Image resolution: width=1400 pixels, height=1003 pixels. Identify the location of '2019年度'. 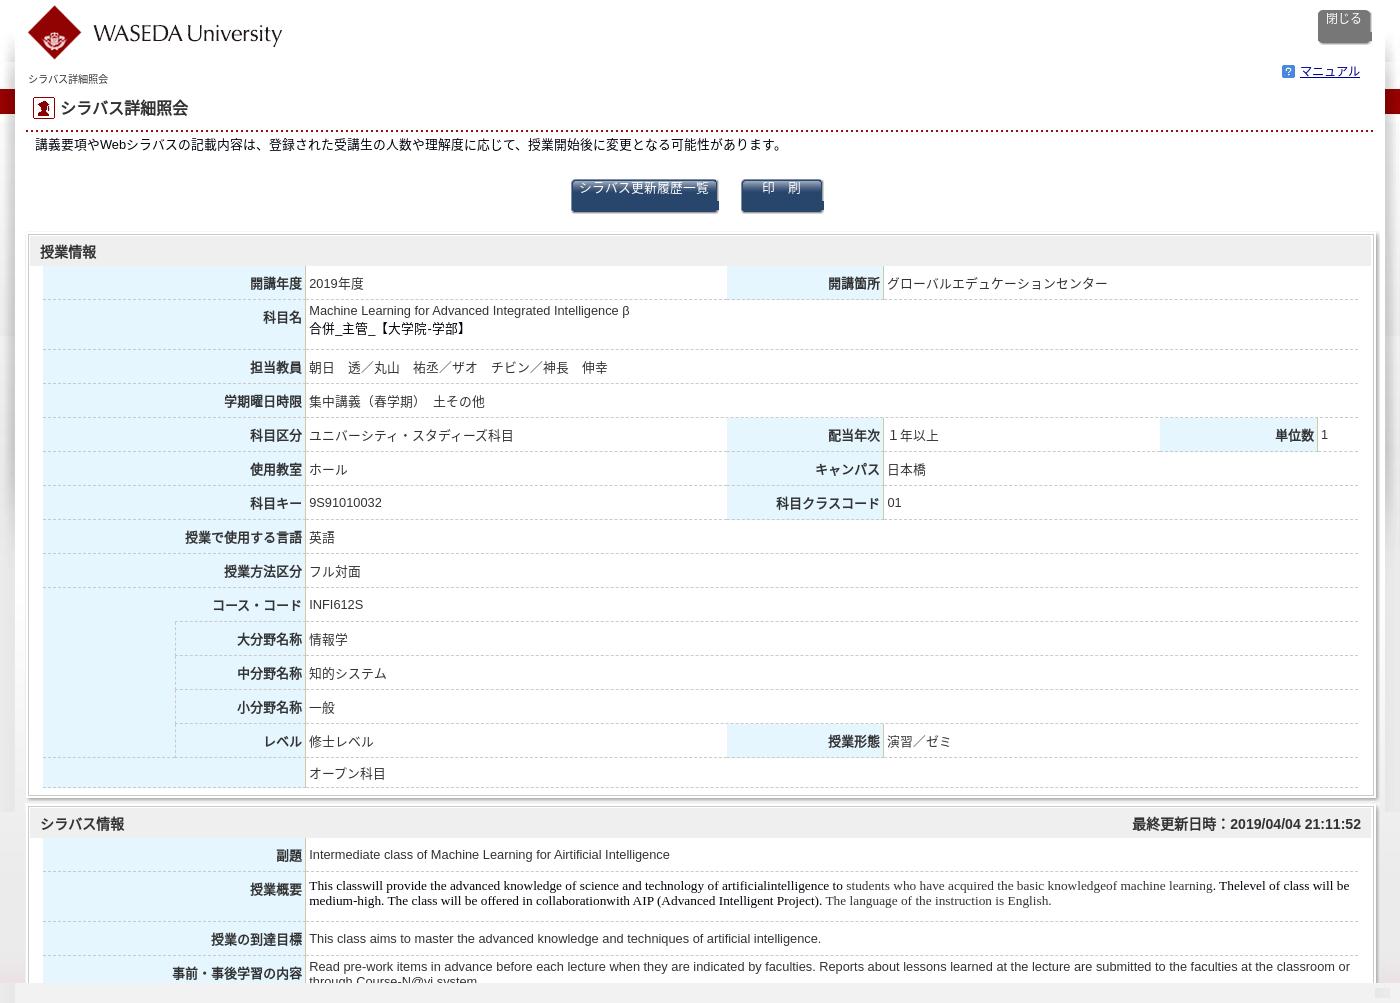
(308, 283).